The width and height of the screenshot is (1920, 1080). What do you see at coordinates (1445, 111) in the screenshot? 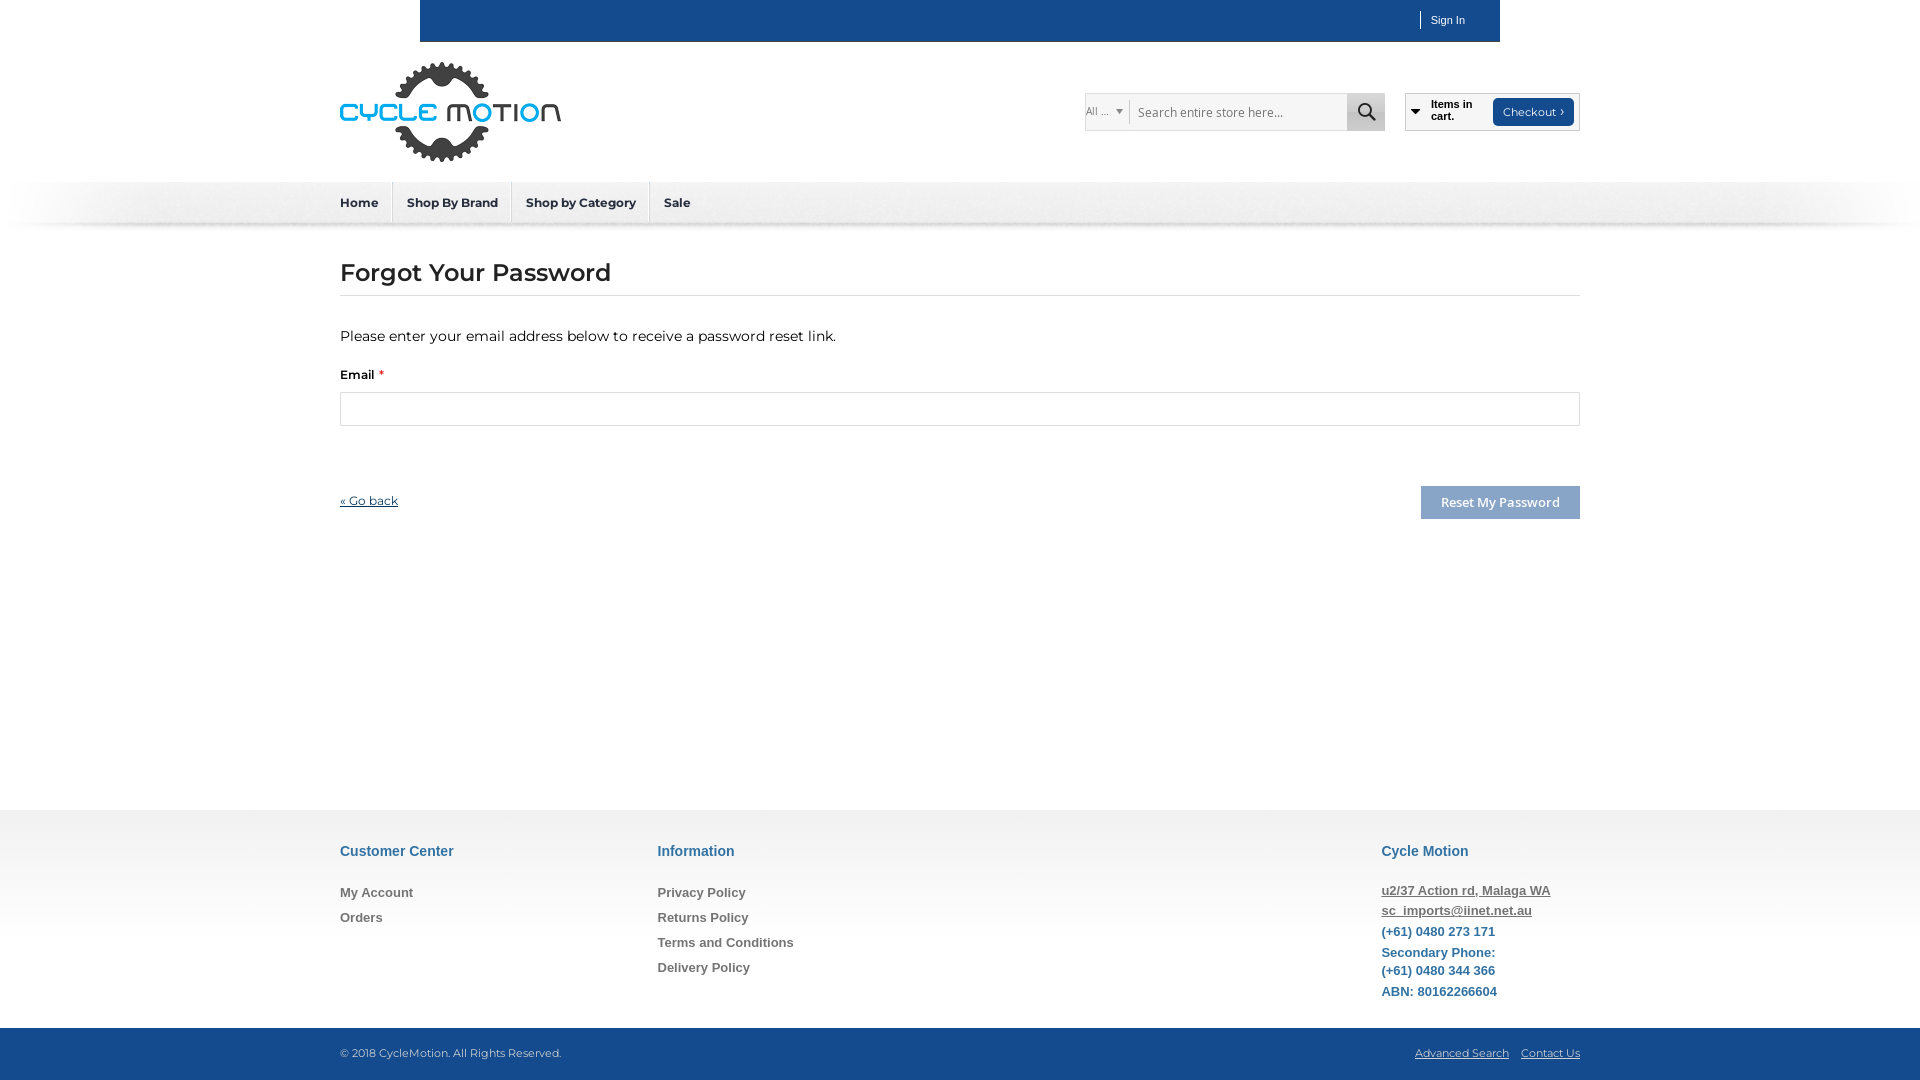
I see `'Items in cart.'` at bounding box center [1445, 111].